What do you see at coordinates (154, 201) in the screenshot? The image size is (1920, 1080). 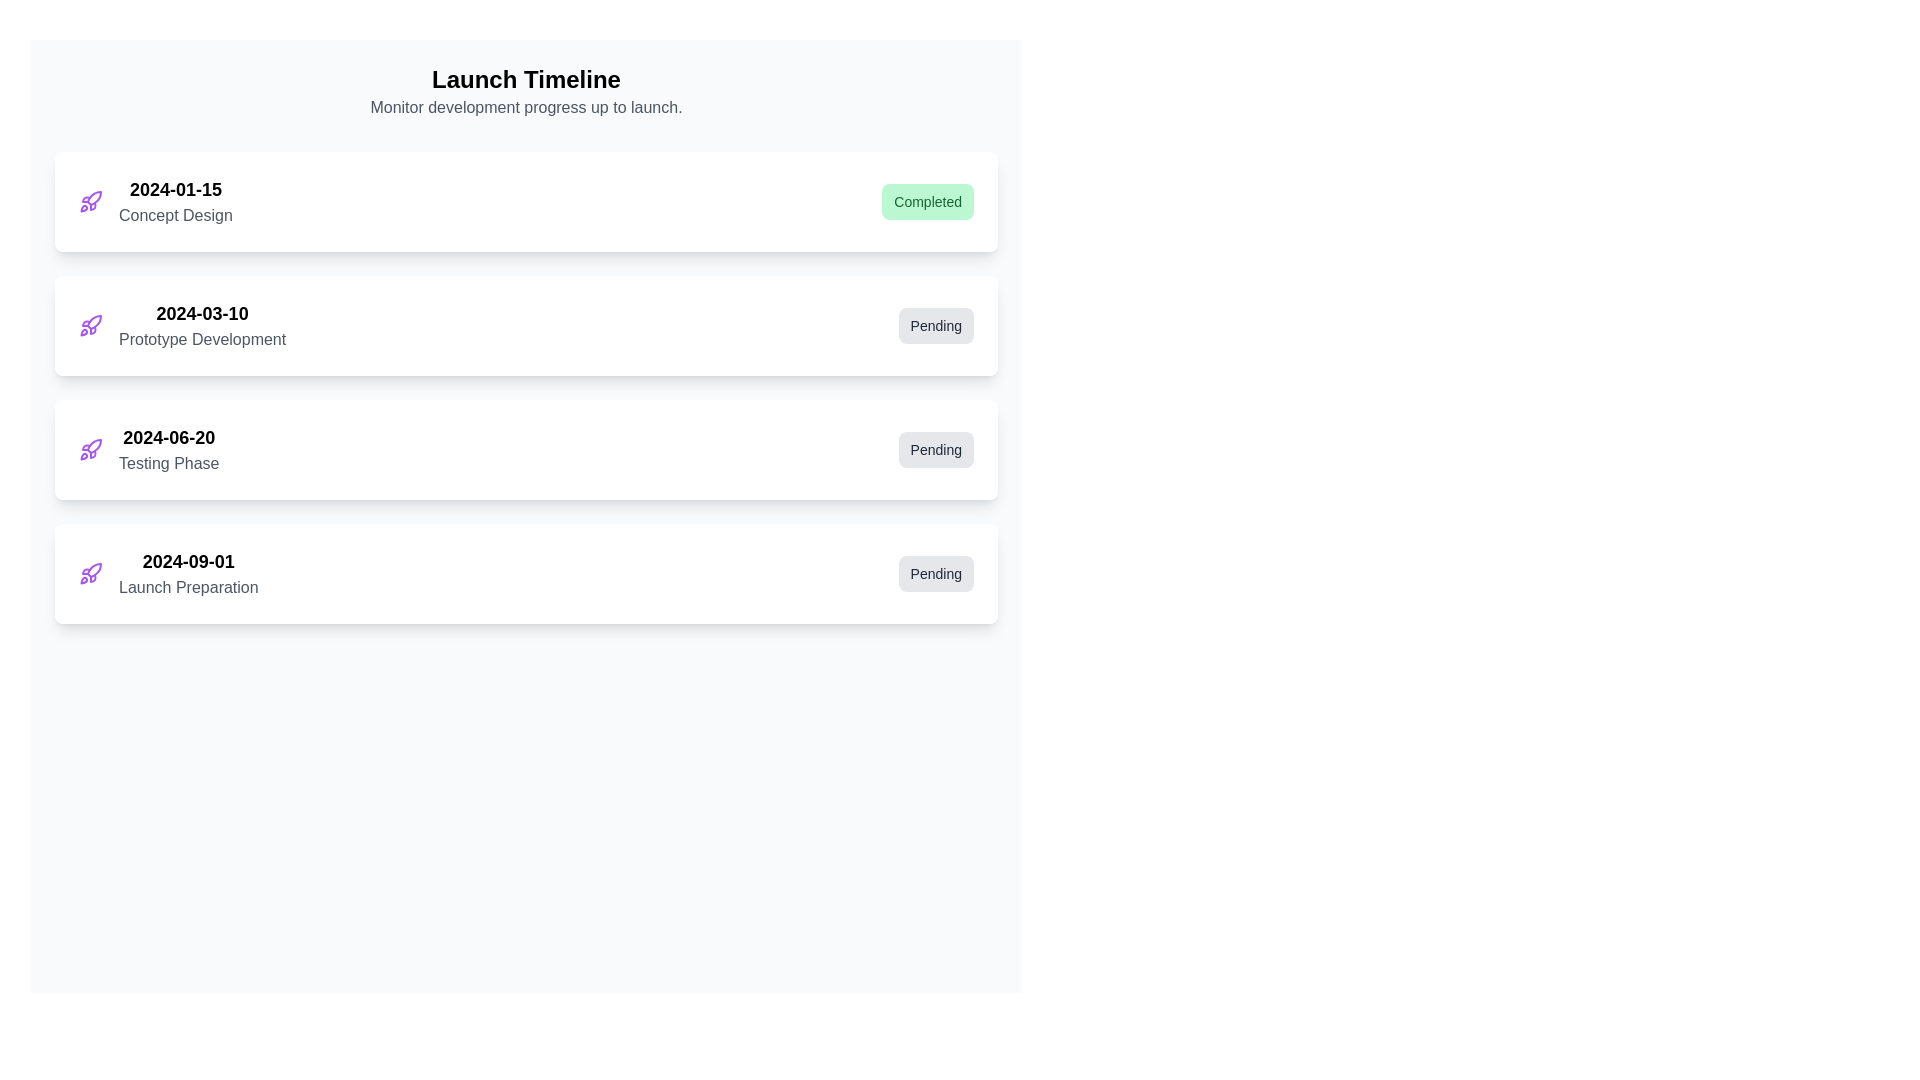 I see `the Timeline Entry that displays '2024-01-15' in bold and 'Concept Design' in lighter gray, located within a white card with rounded corners` at bounding box center [154, 201].